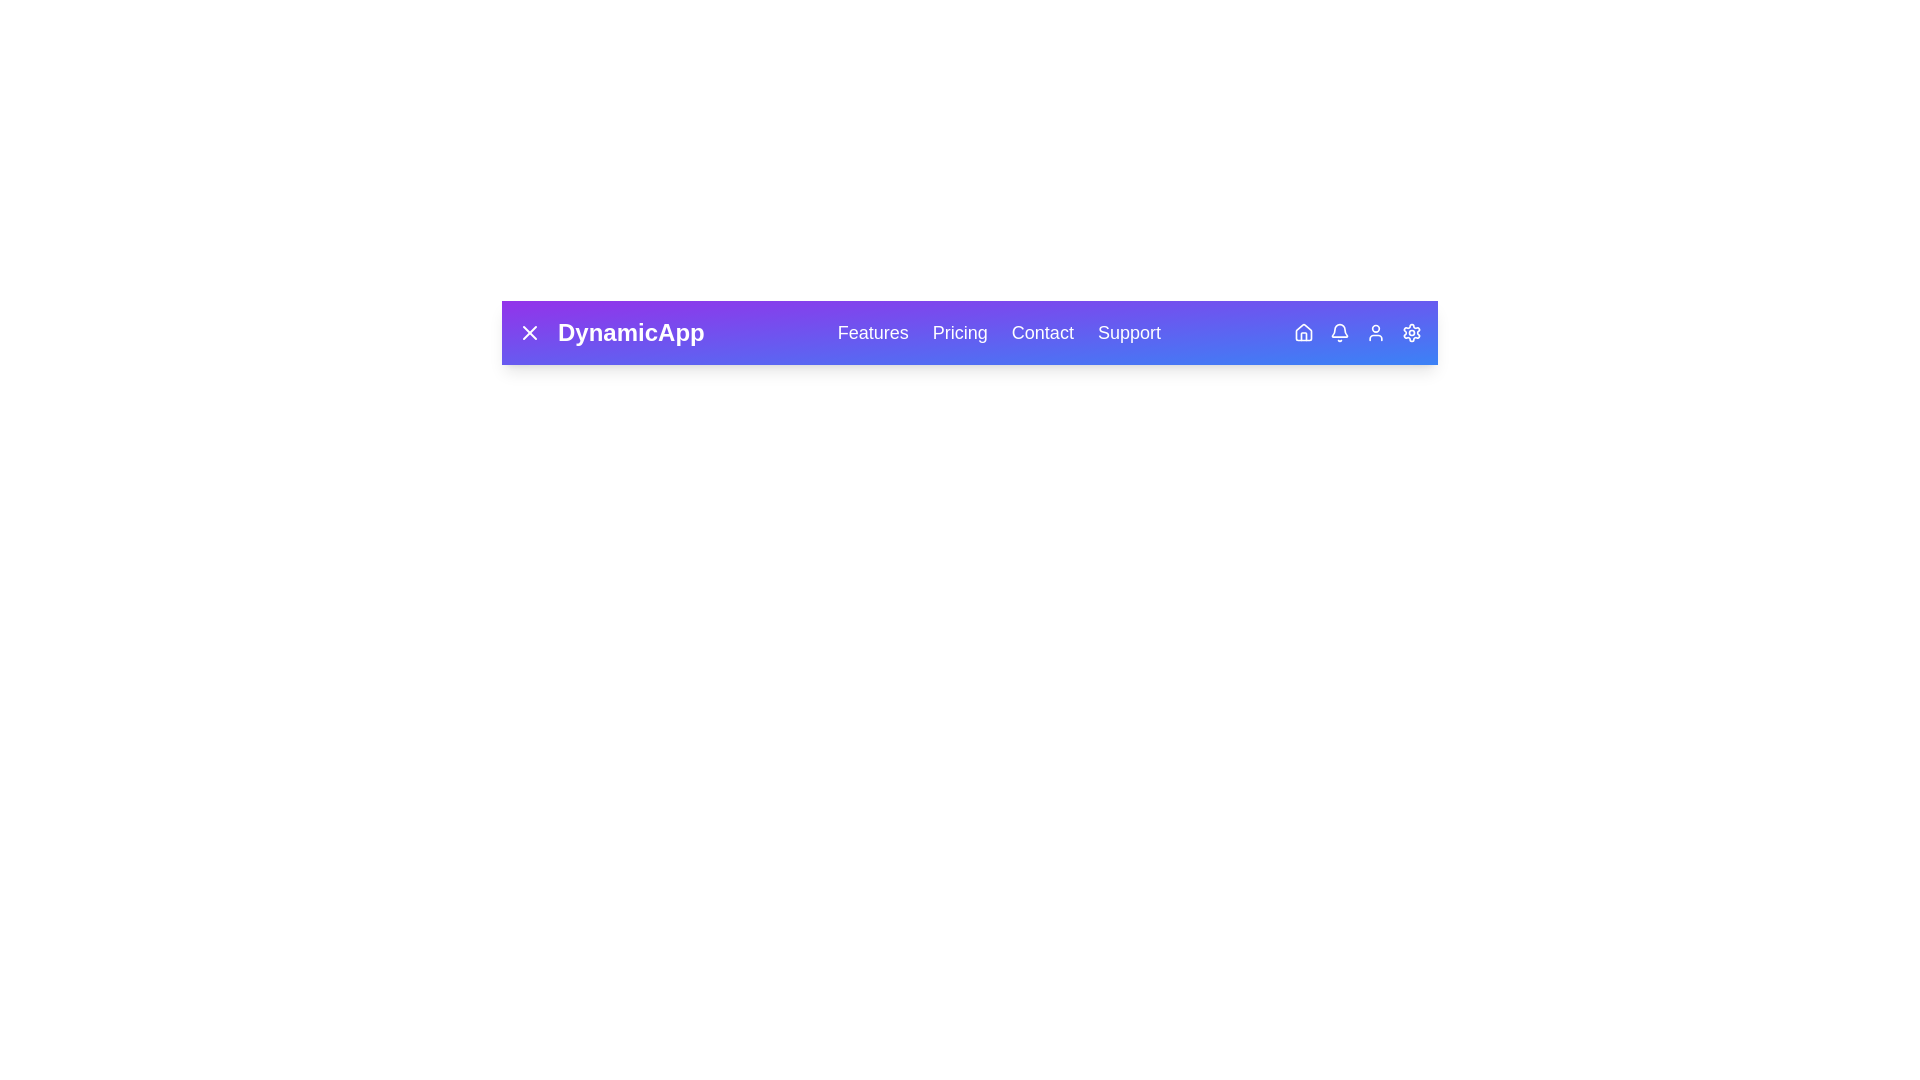  I want to click on the navigation link labeled Support to navigate to the respective section, so click(1128, 331).